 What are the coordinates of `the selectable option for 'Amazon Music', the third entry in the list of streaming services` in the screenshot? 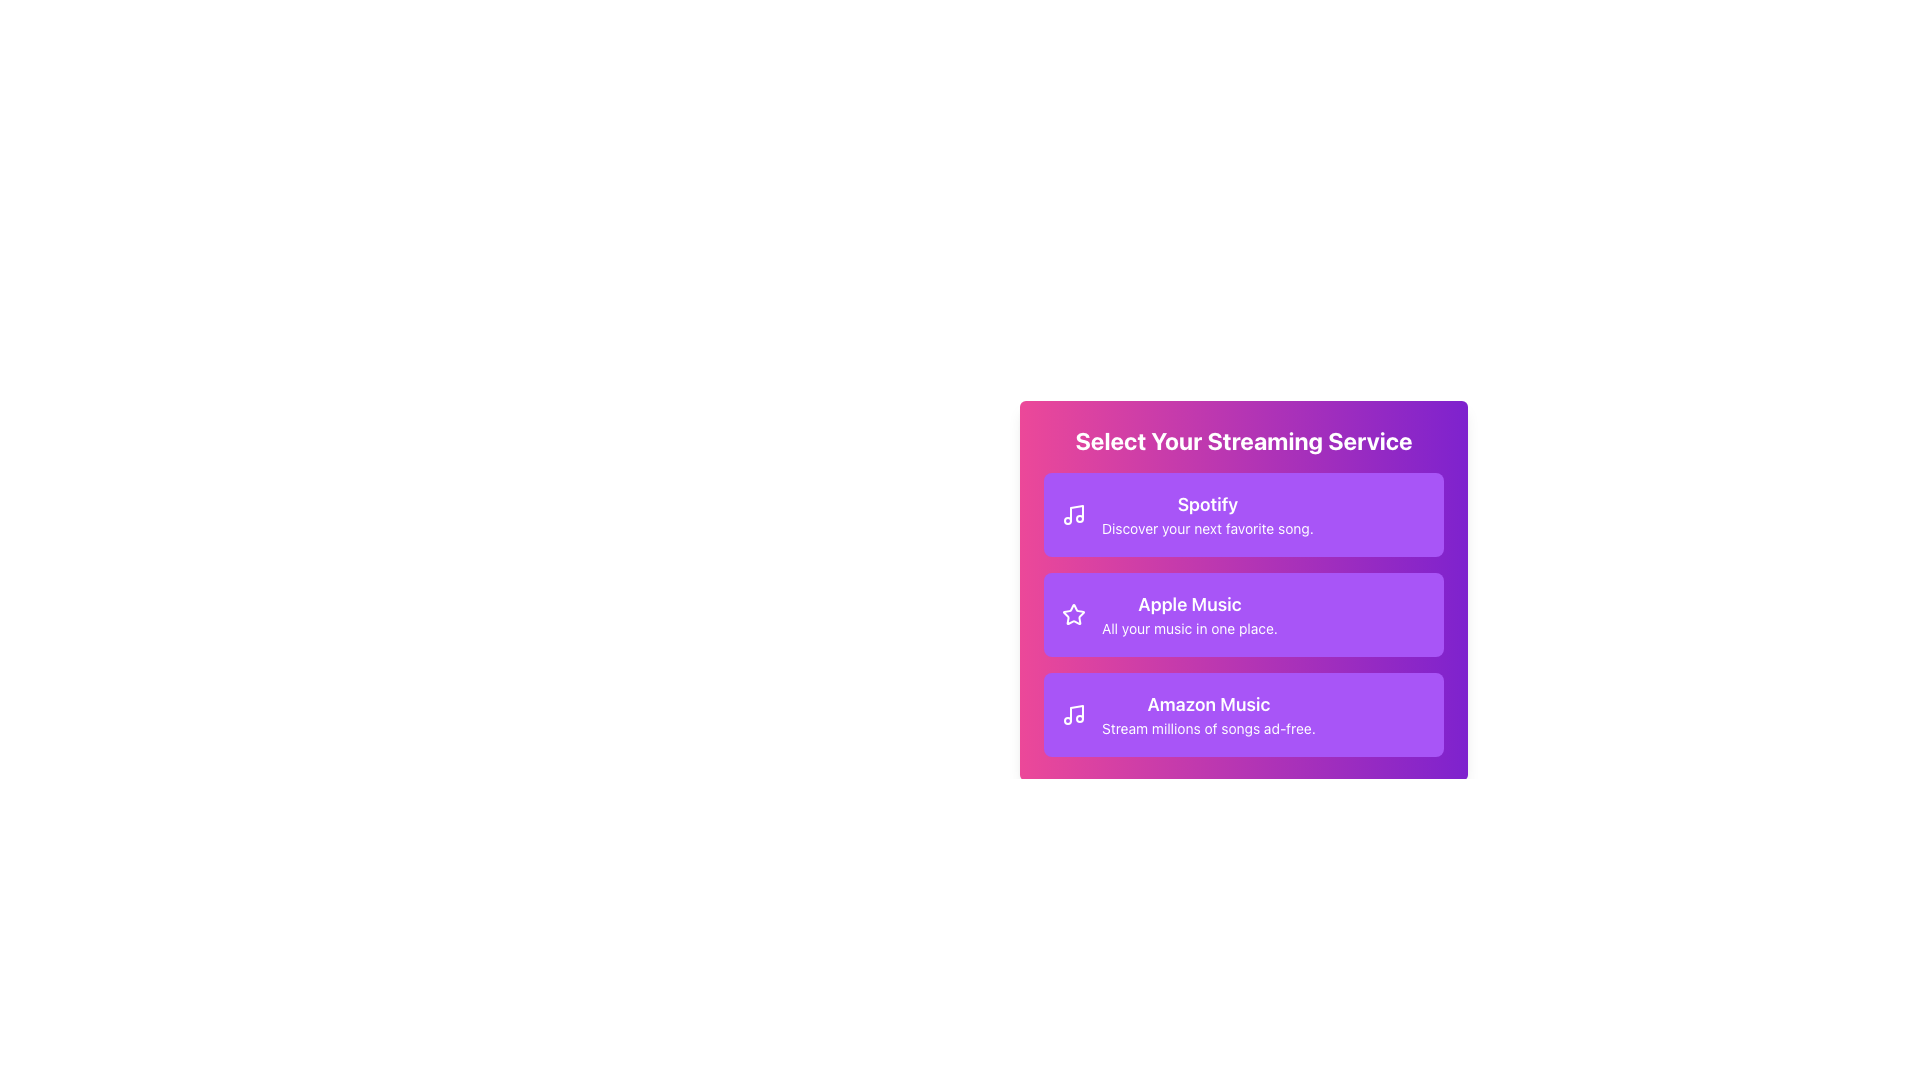 It's located at (1188, 713).